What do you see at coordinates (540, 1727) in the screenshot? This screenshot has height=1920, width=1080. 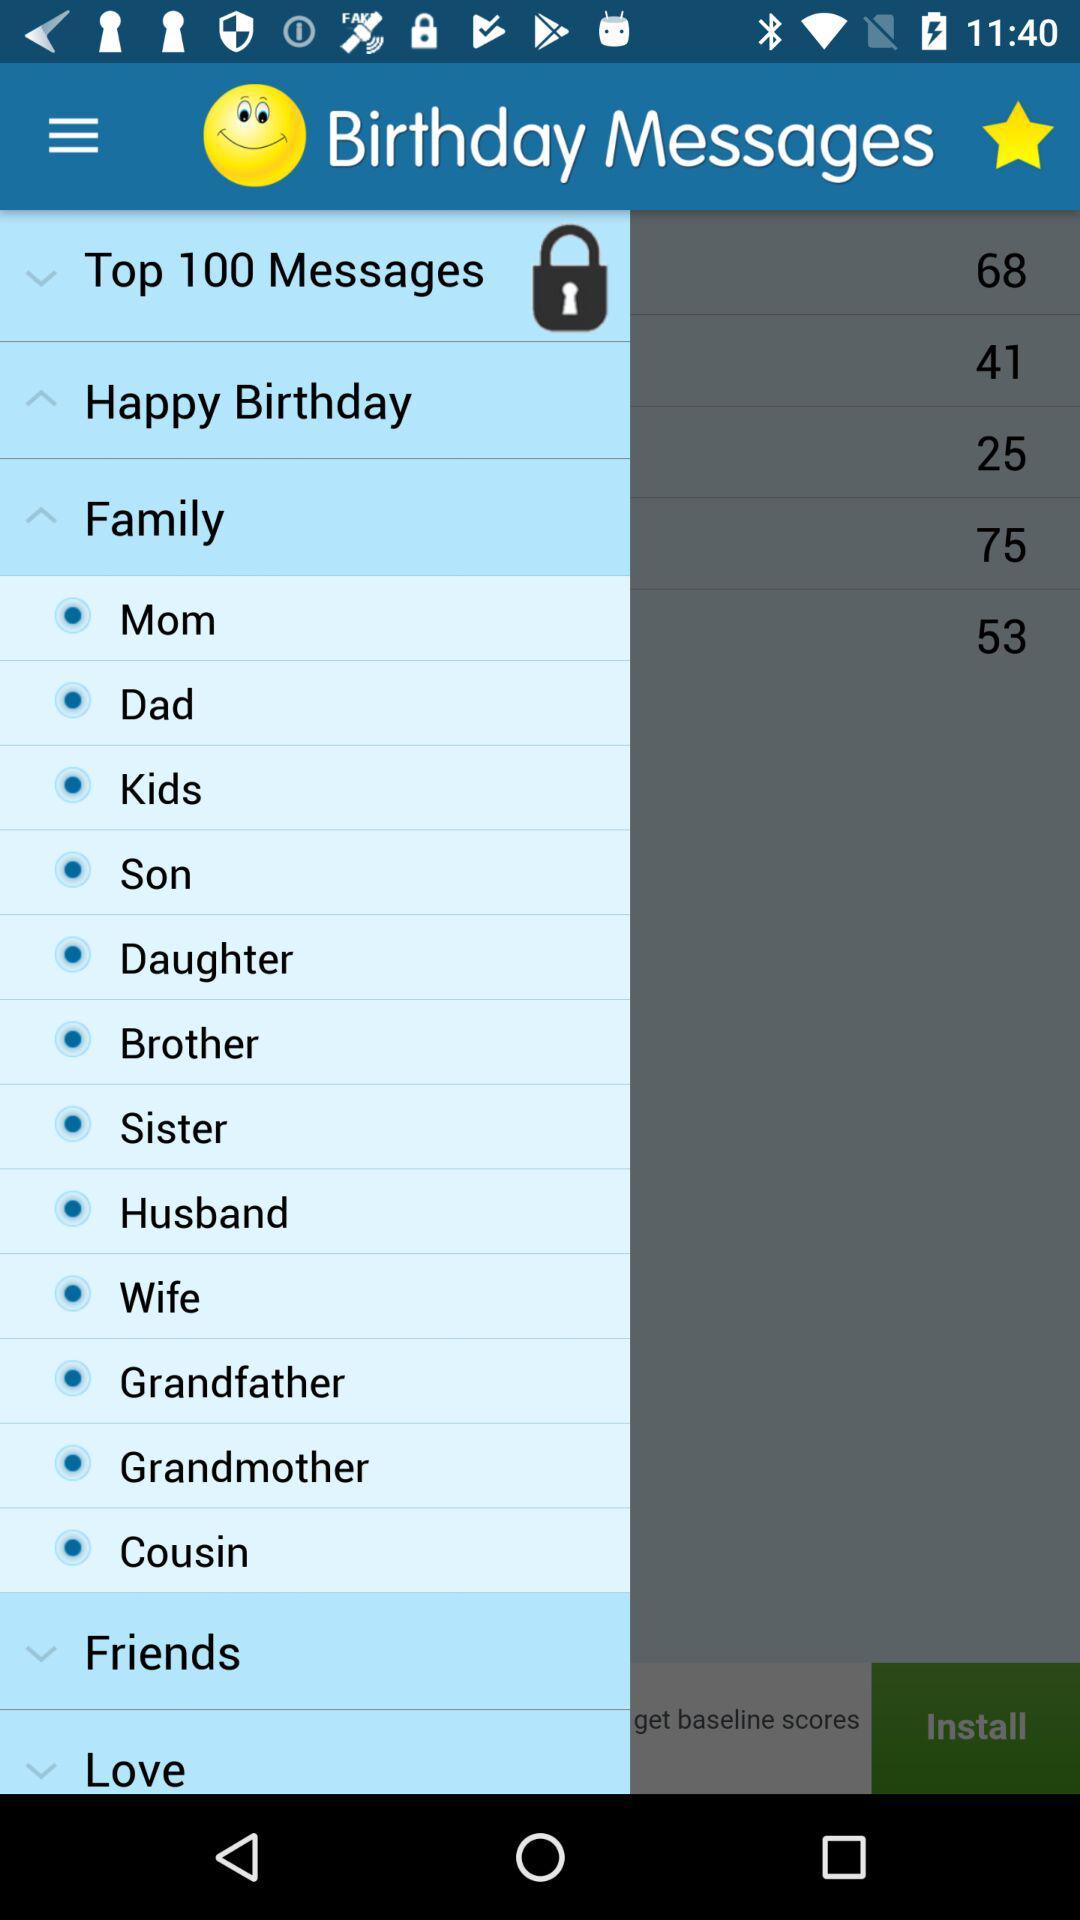 I see `advertisement` at bounding box center [540, 1727].